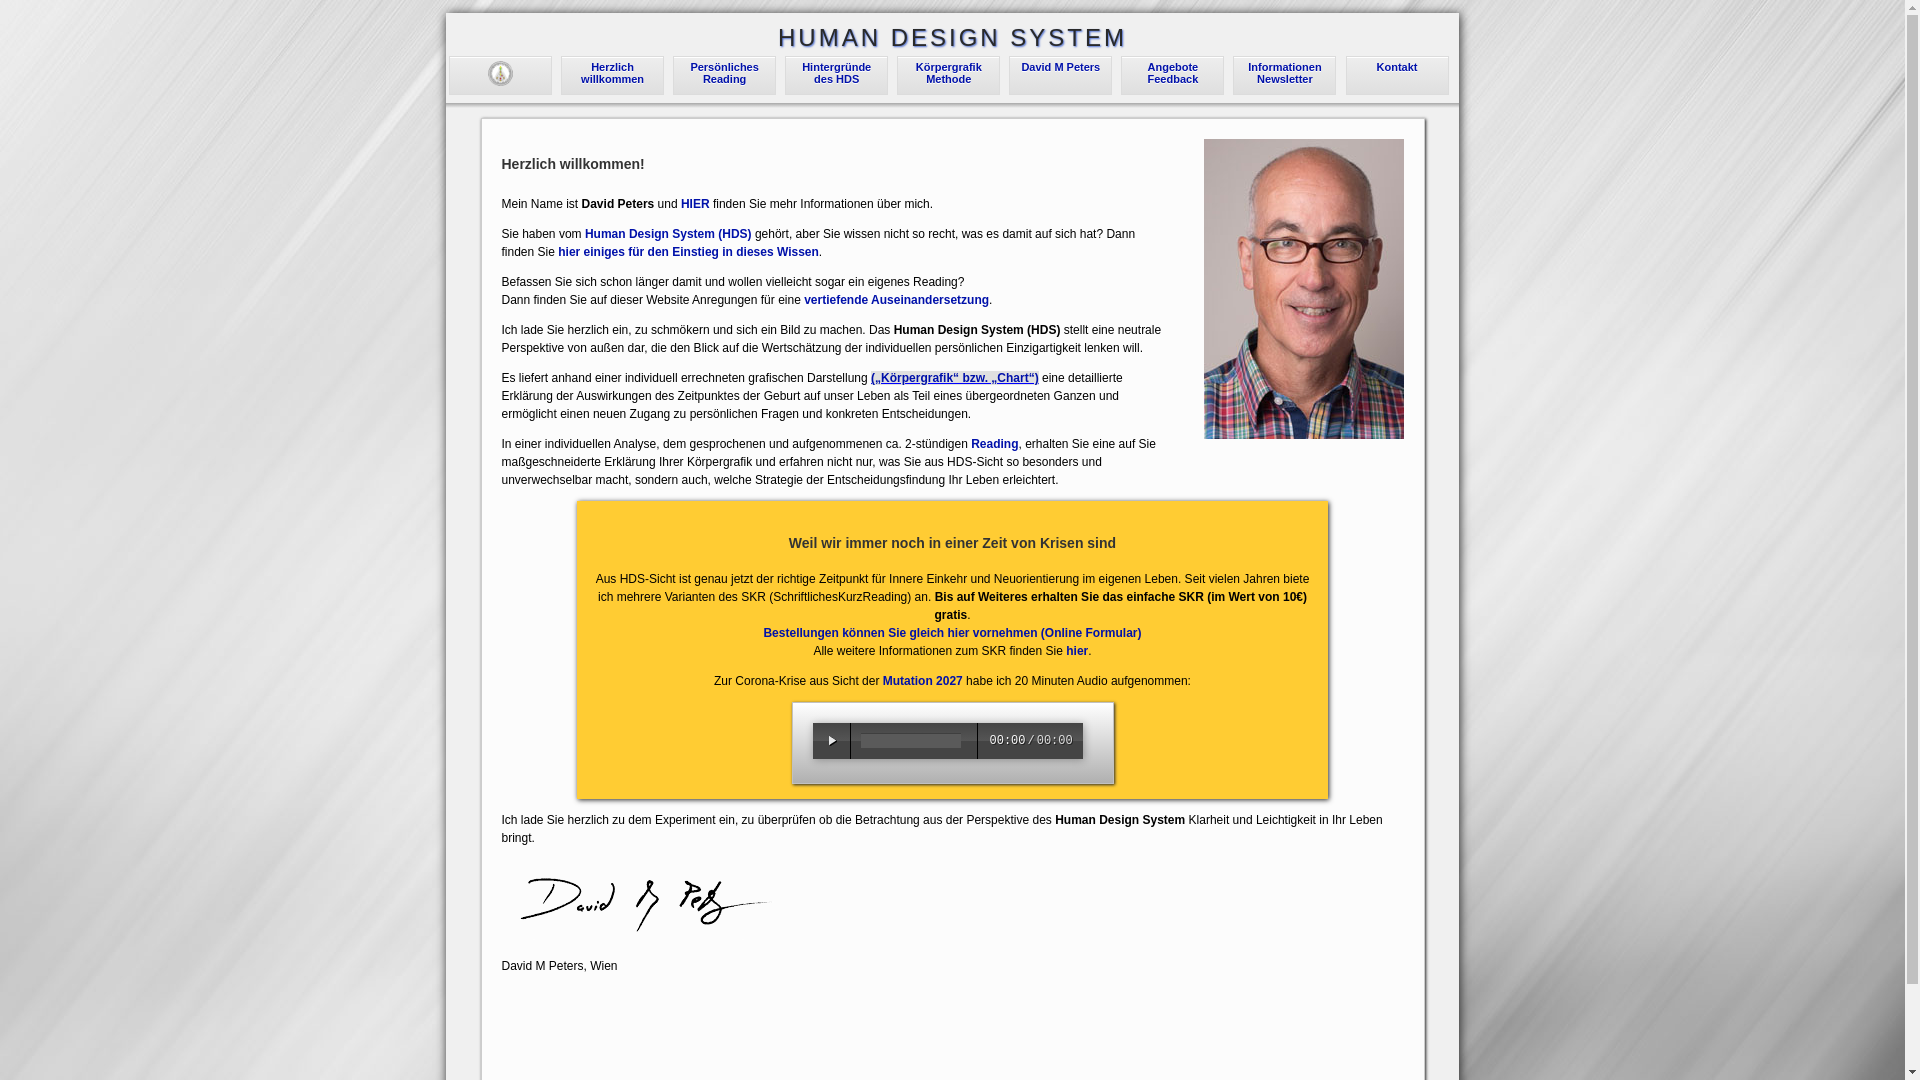 Image resolution: width=1920 pixels, height=1080 pixels. What do you see at coordinates (1396, 65) in the screenshot?
I see `'Kontakt'` at bounding box center [1396, 65].